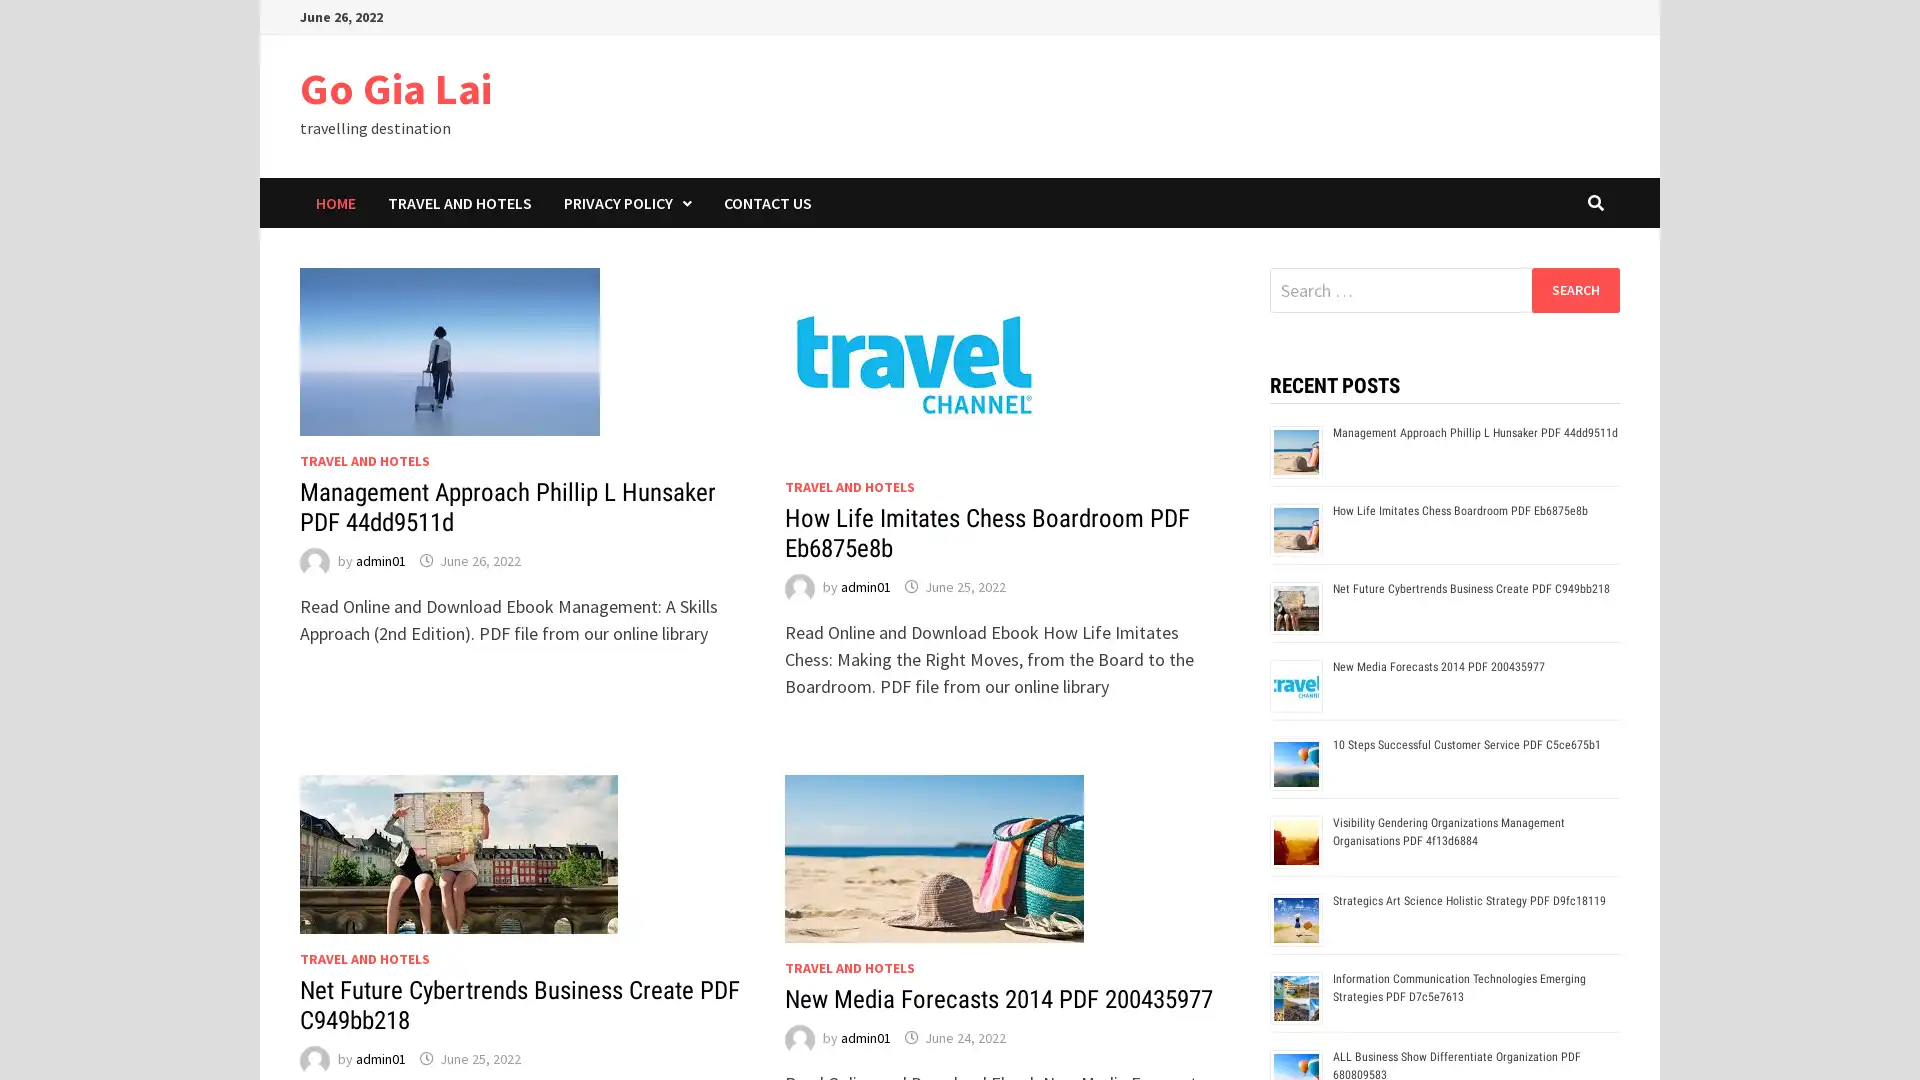  What do you see at coordinates (1574, 289) in the screenshot?
I see `Search` at bounding box center [1574, 289].